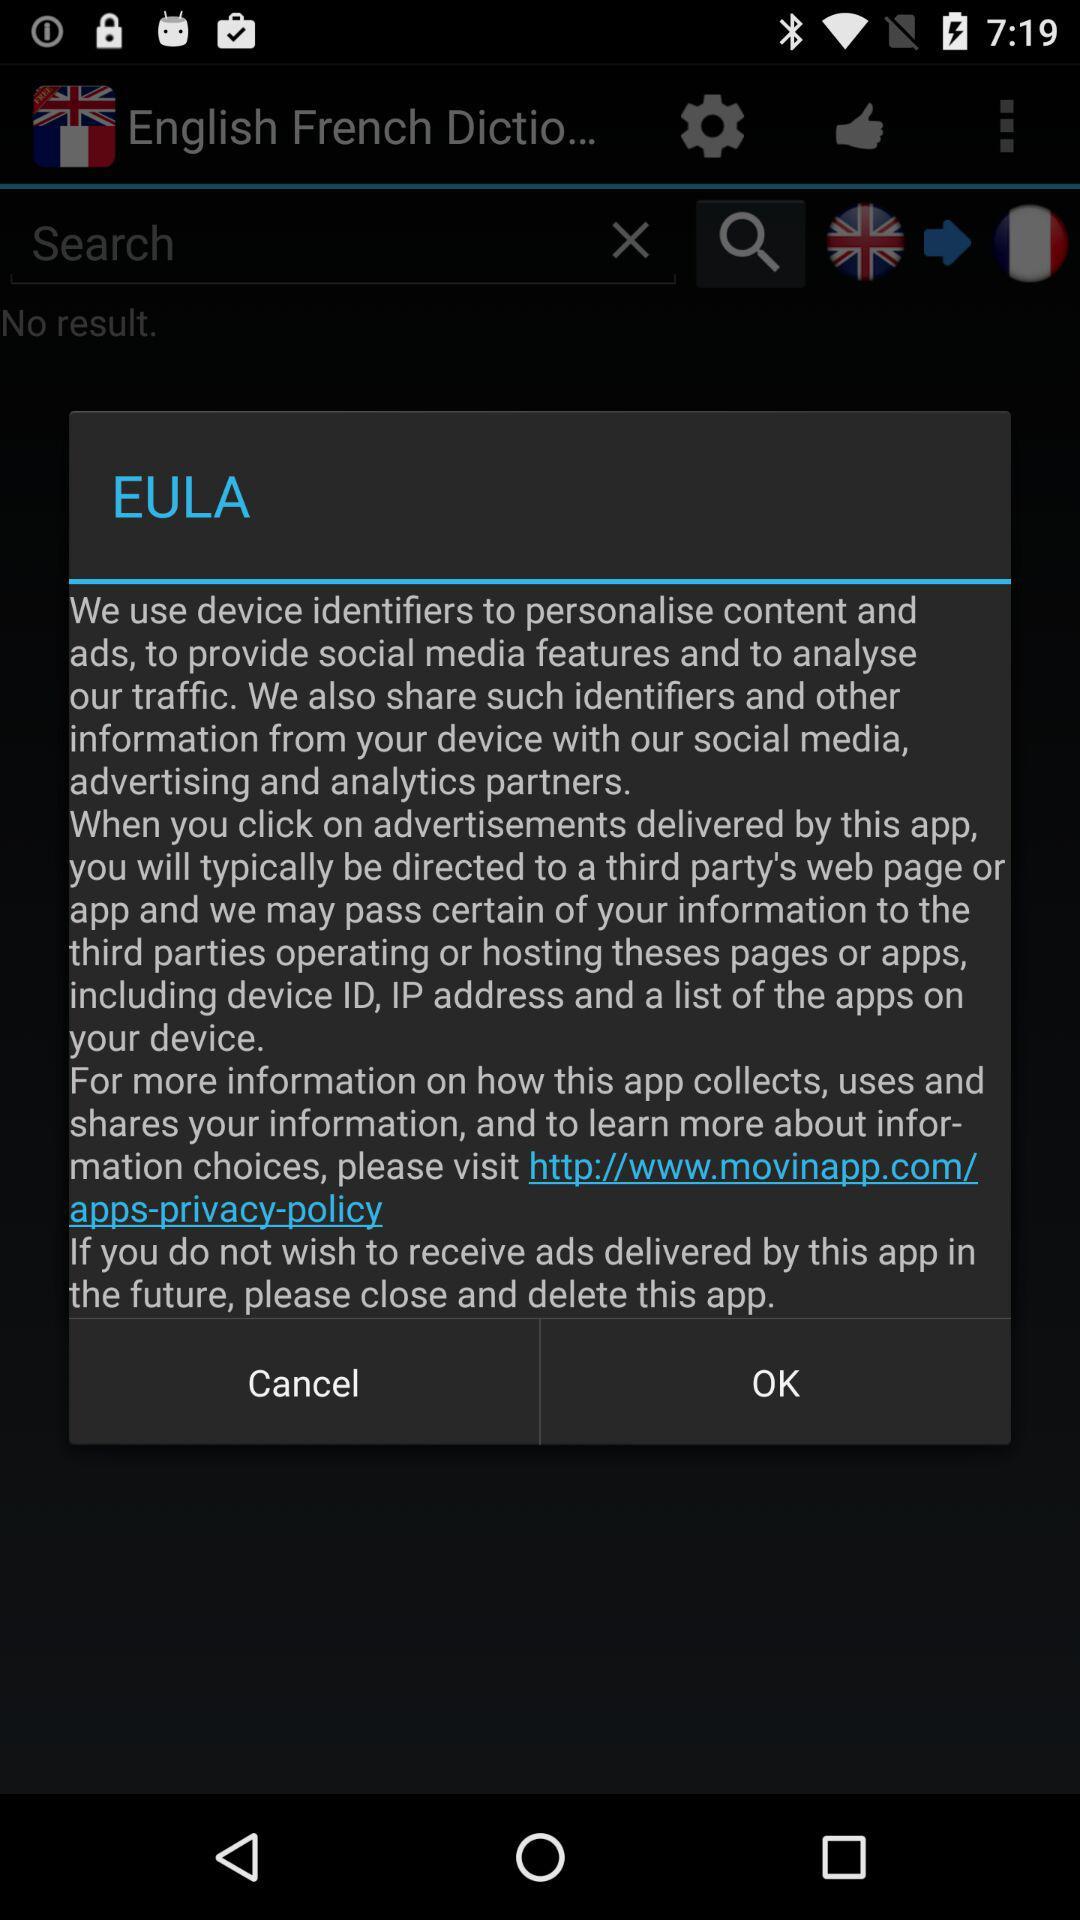 Image resolution: width=1080 pixels, height=1920 pixels. Describe the element at coordinates (304, 1381) in the screenshot. I see `icon at the bottom left corner` at that location.